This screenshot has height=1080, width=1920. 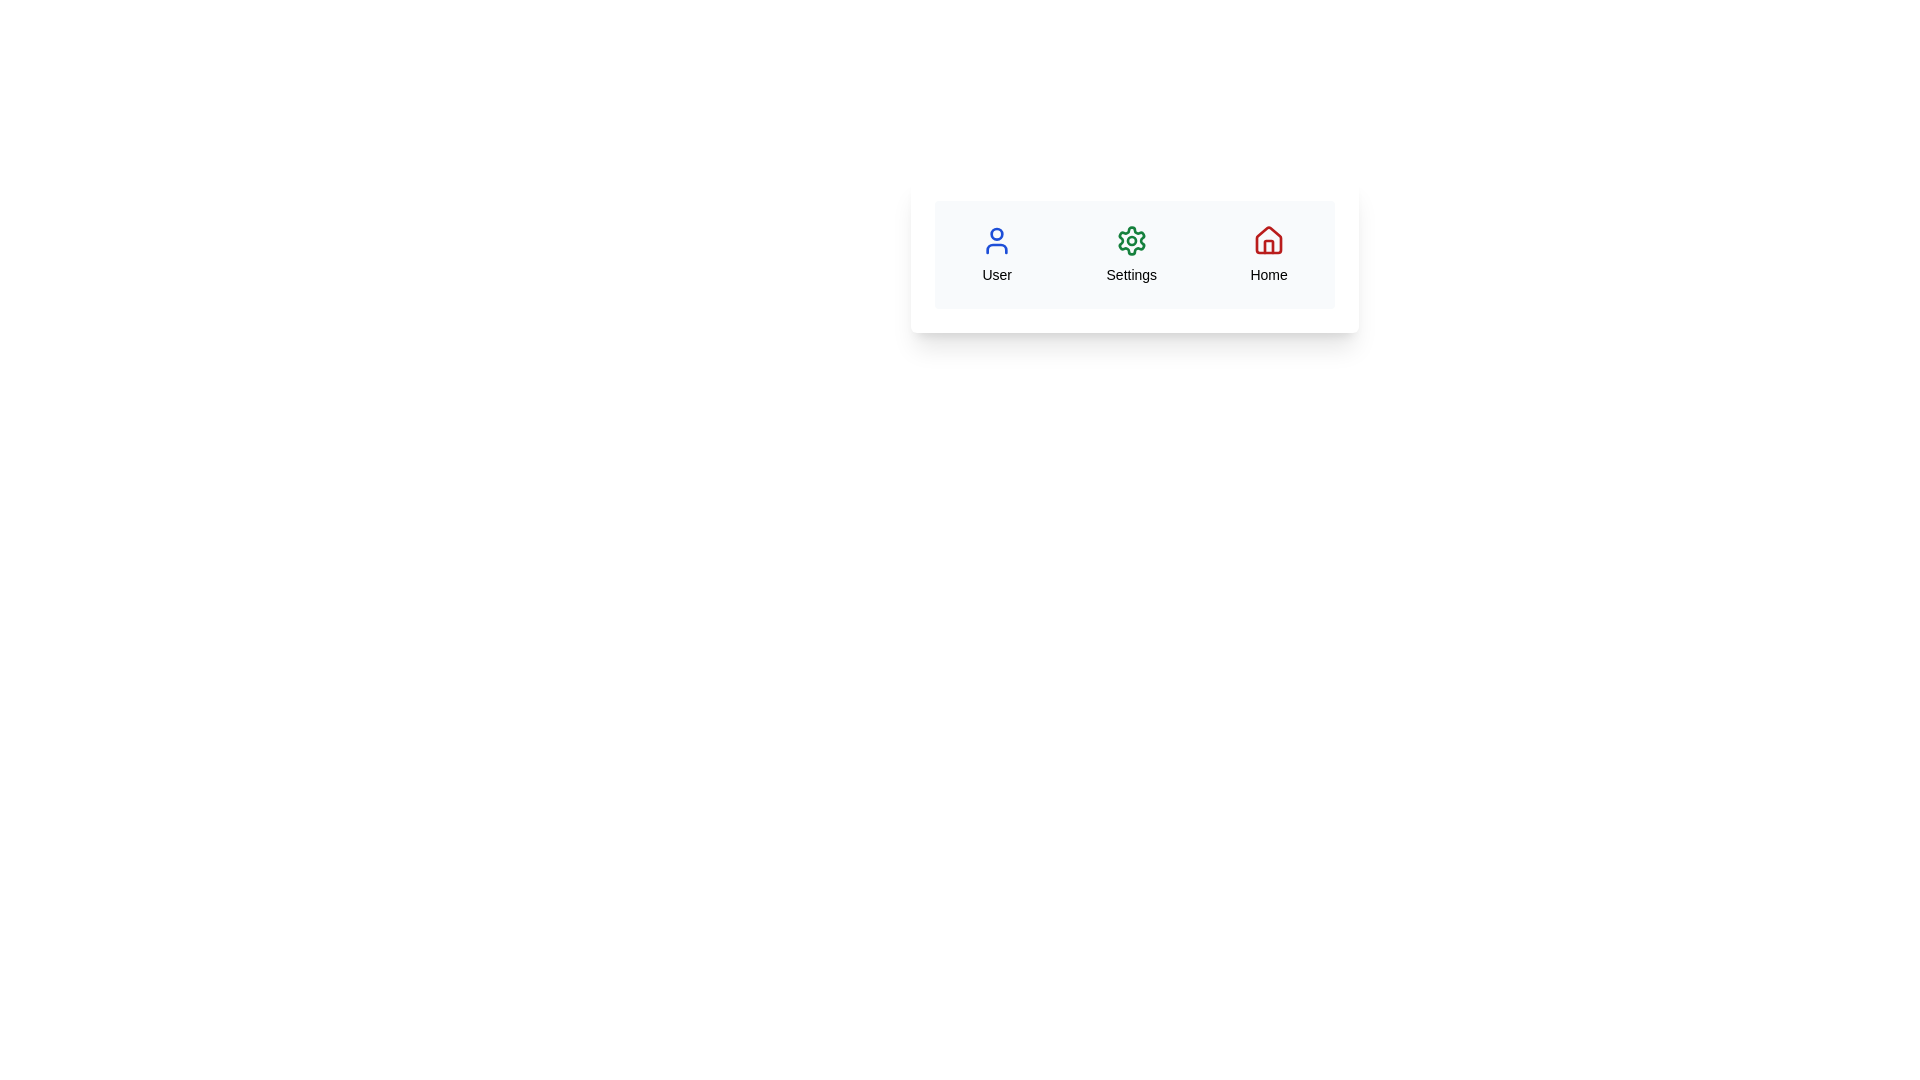 What do you see at coordinates (1131, 253) in the screenshot?
I see `the navigation button for 'Settings' to trigger a visual effect, located centrally between 'User' and 'Home'` at bounding box center [1131, 253].